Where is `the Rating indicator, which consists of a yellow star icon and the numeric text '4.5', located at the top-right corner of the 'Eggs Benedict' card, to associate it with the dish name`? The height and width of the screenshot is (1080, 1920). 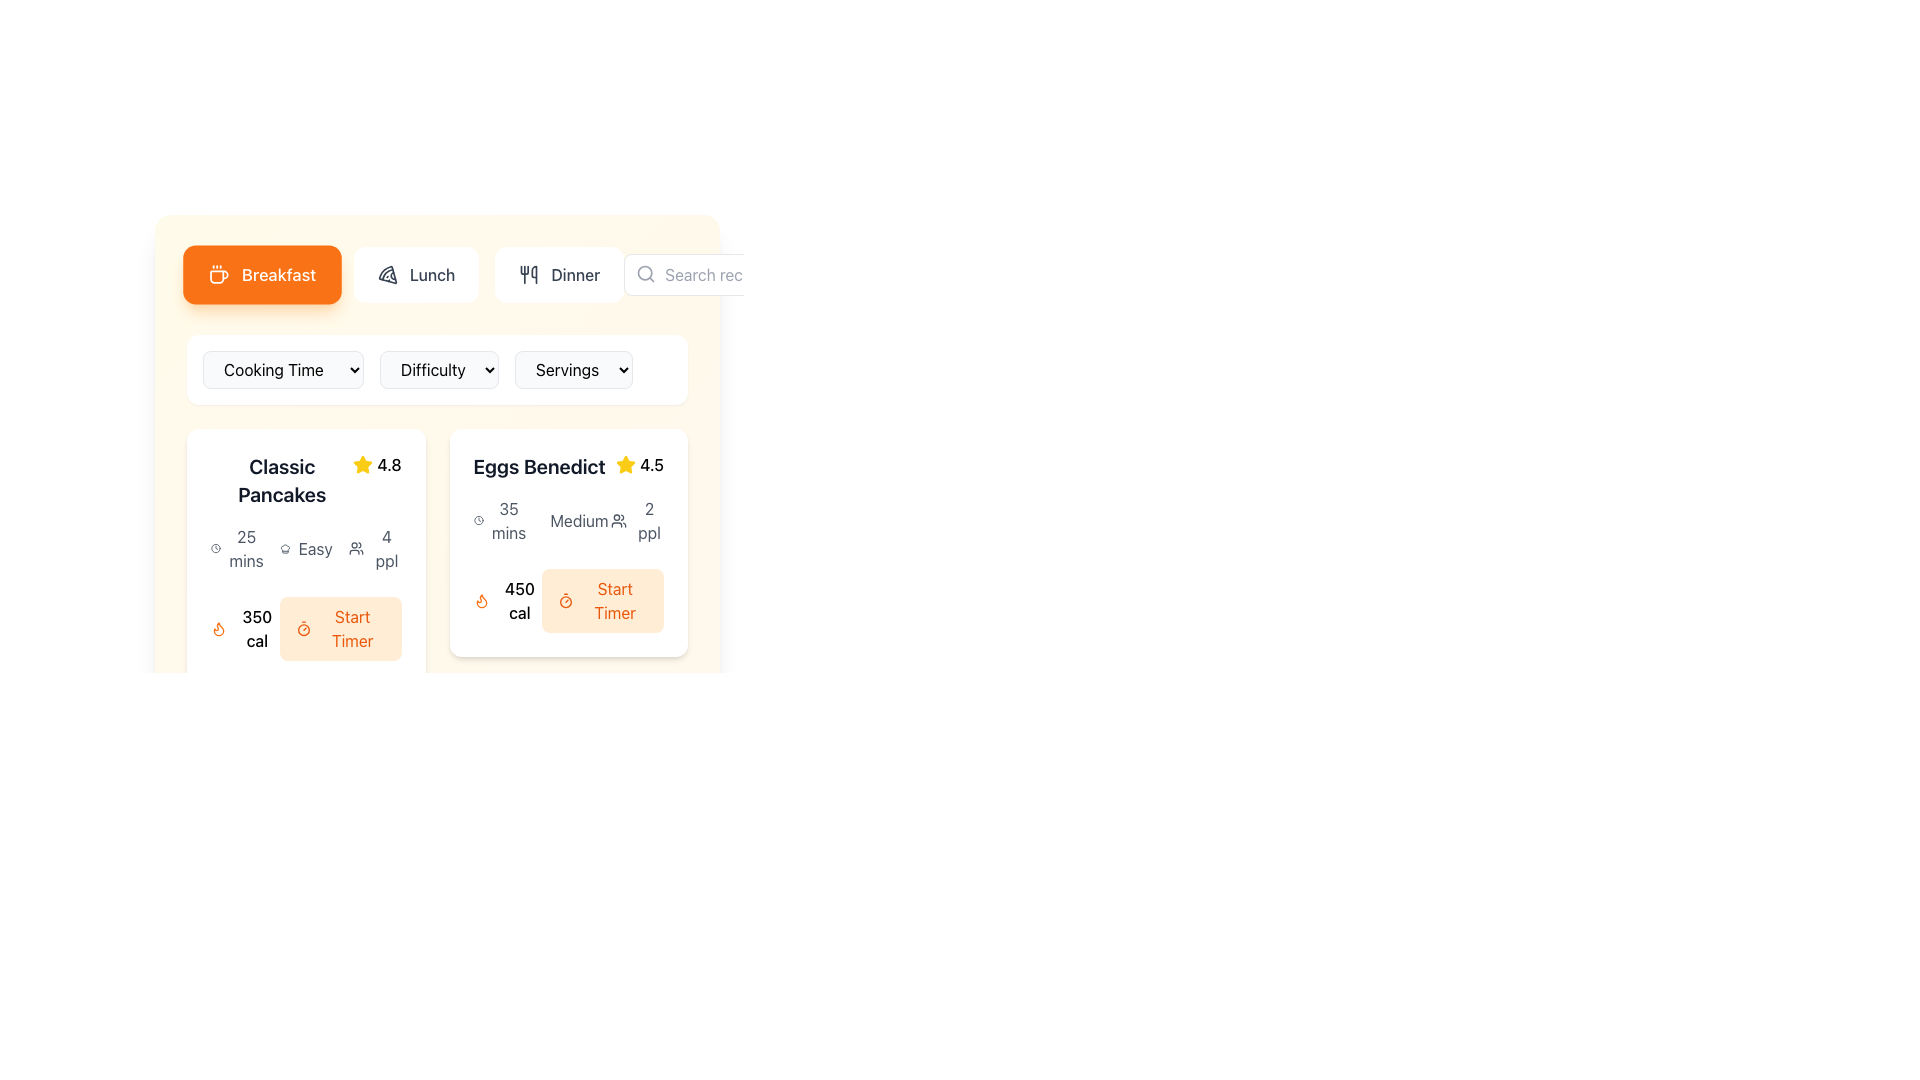 the Rating indicator, which consists of a yellow star icon and the numeric text '4.5', located at the top-right corner of the 'Eggs Benedict' card, to associate it with the dish name is located at coordinates (640, 465).